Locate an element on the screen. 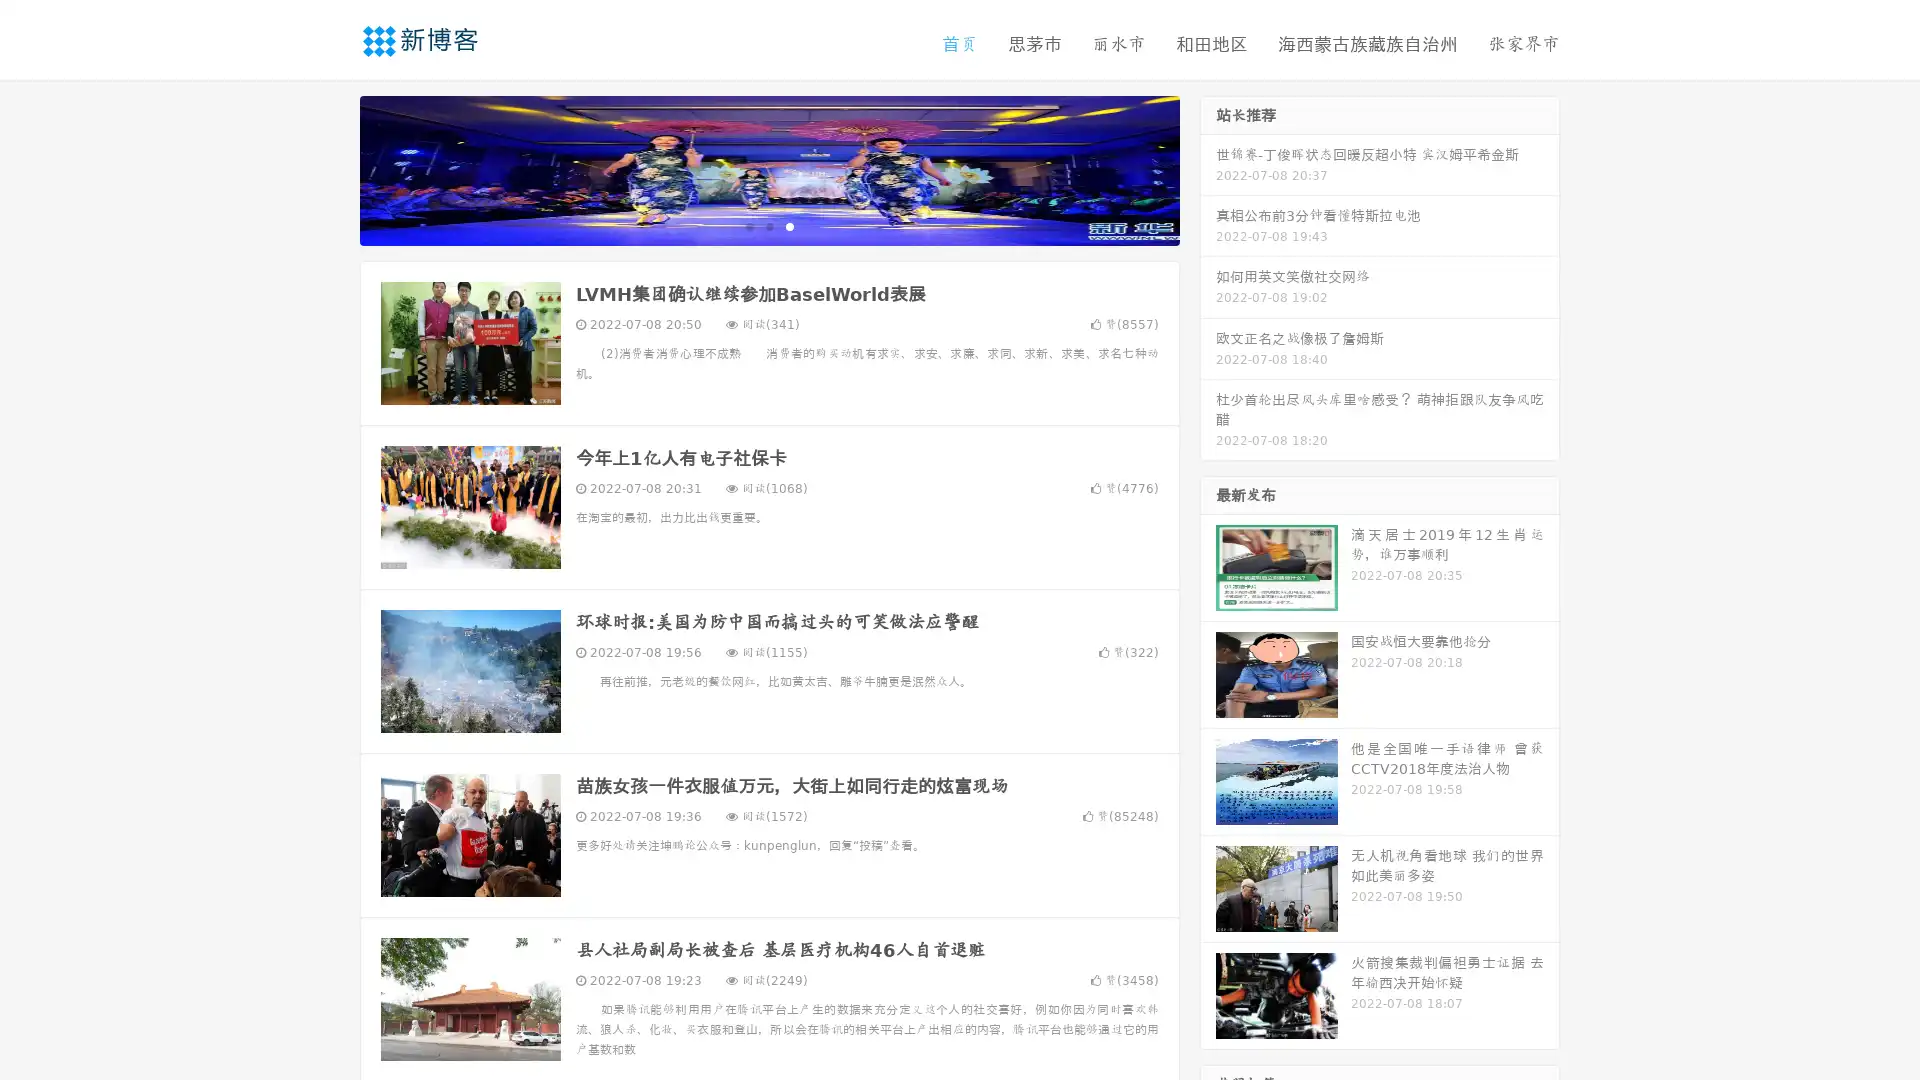 The image size is (1920, 1080). Go to slide 3 is located at coordinates (789, 225).